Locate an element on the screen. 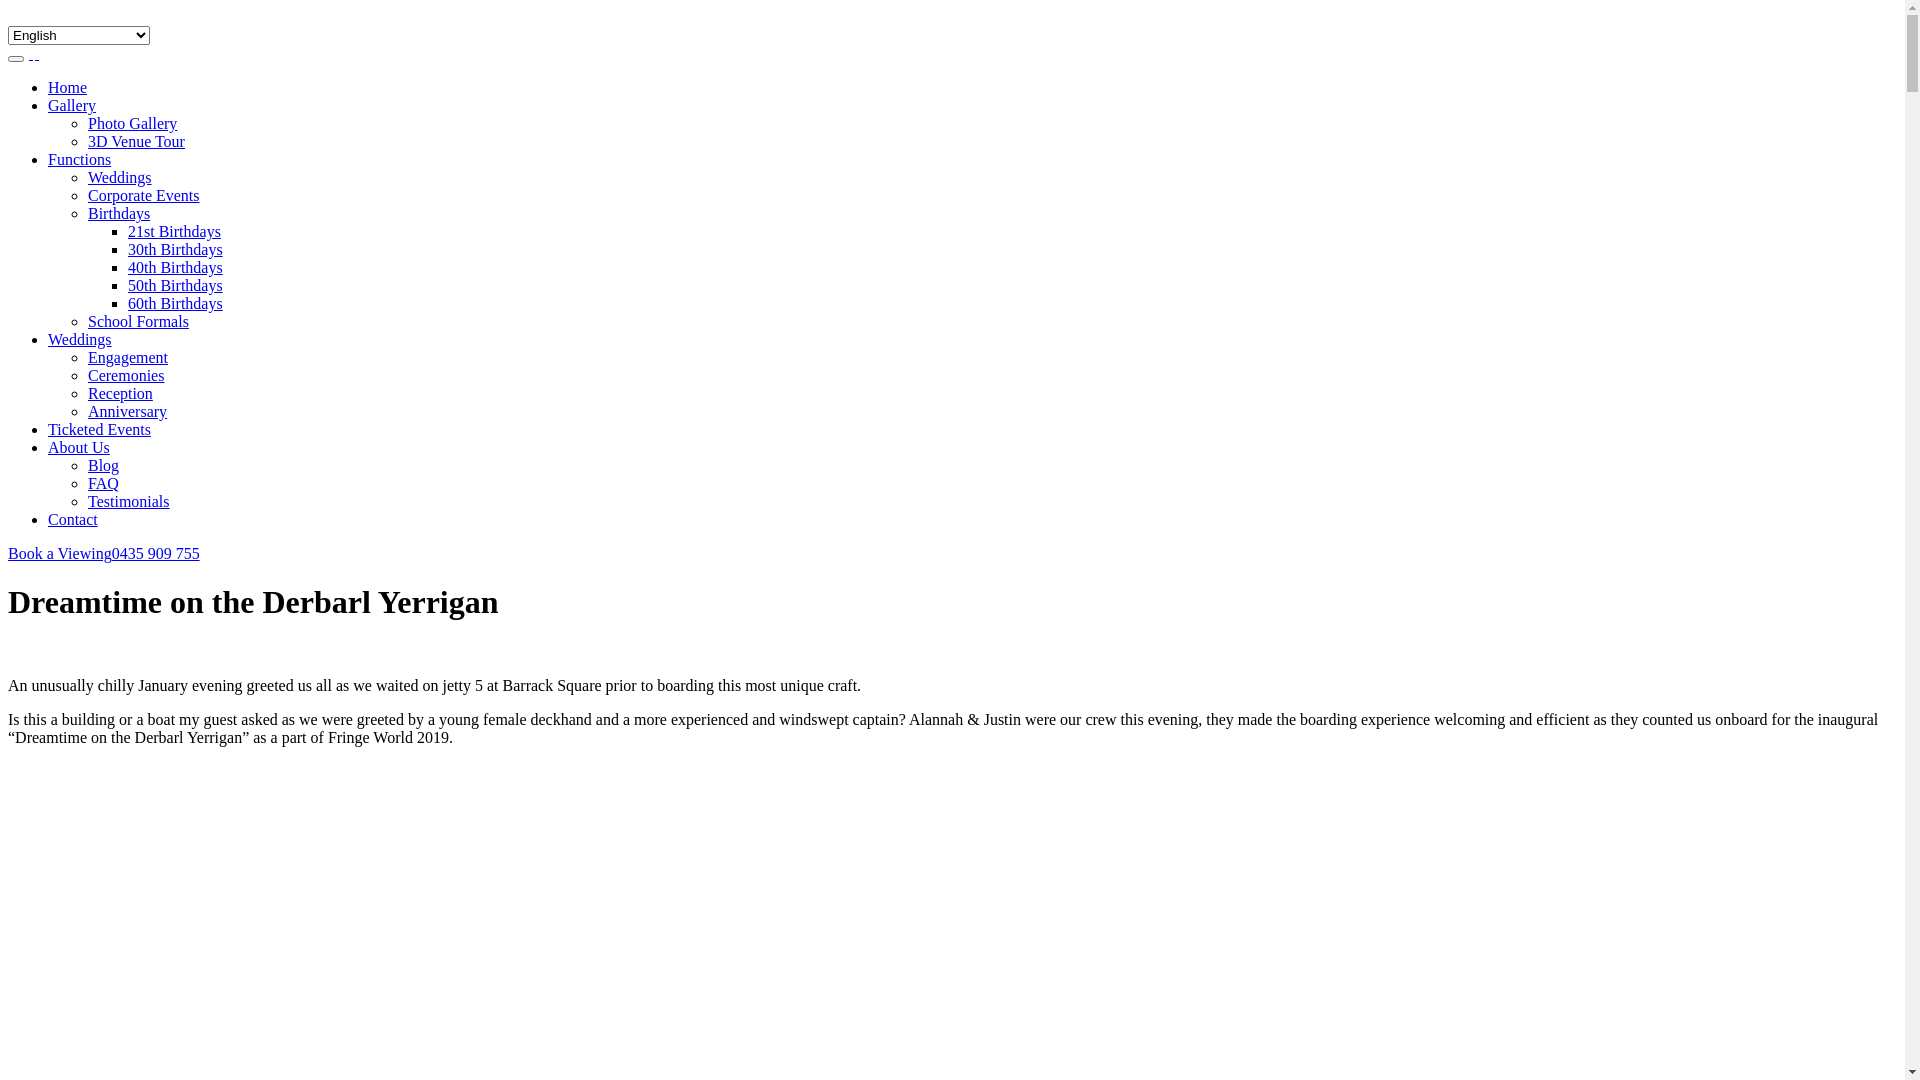 This screenshot has width=1920, height=1080. '60th Birthdays' is located at coordinates (175, 303).